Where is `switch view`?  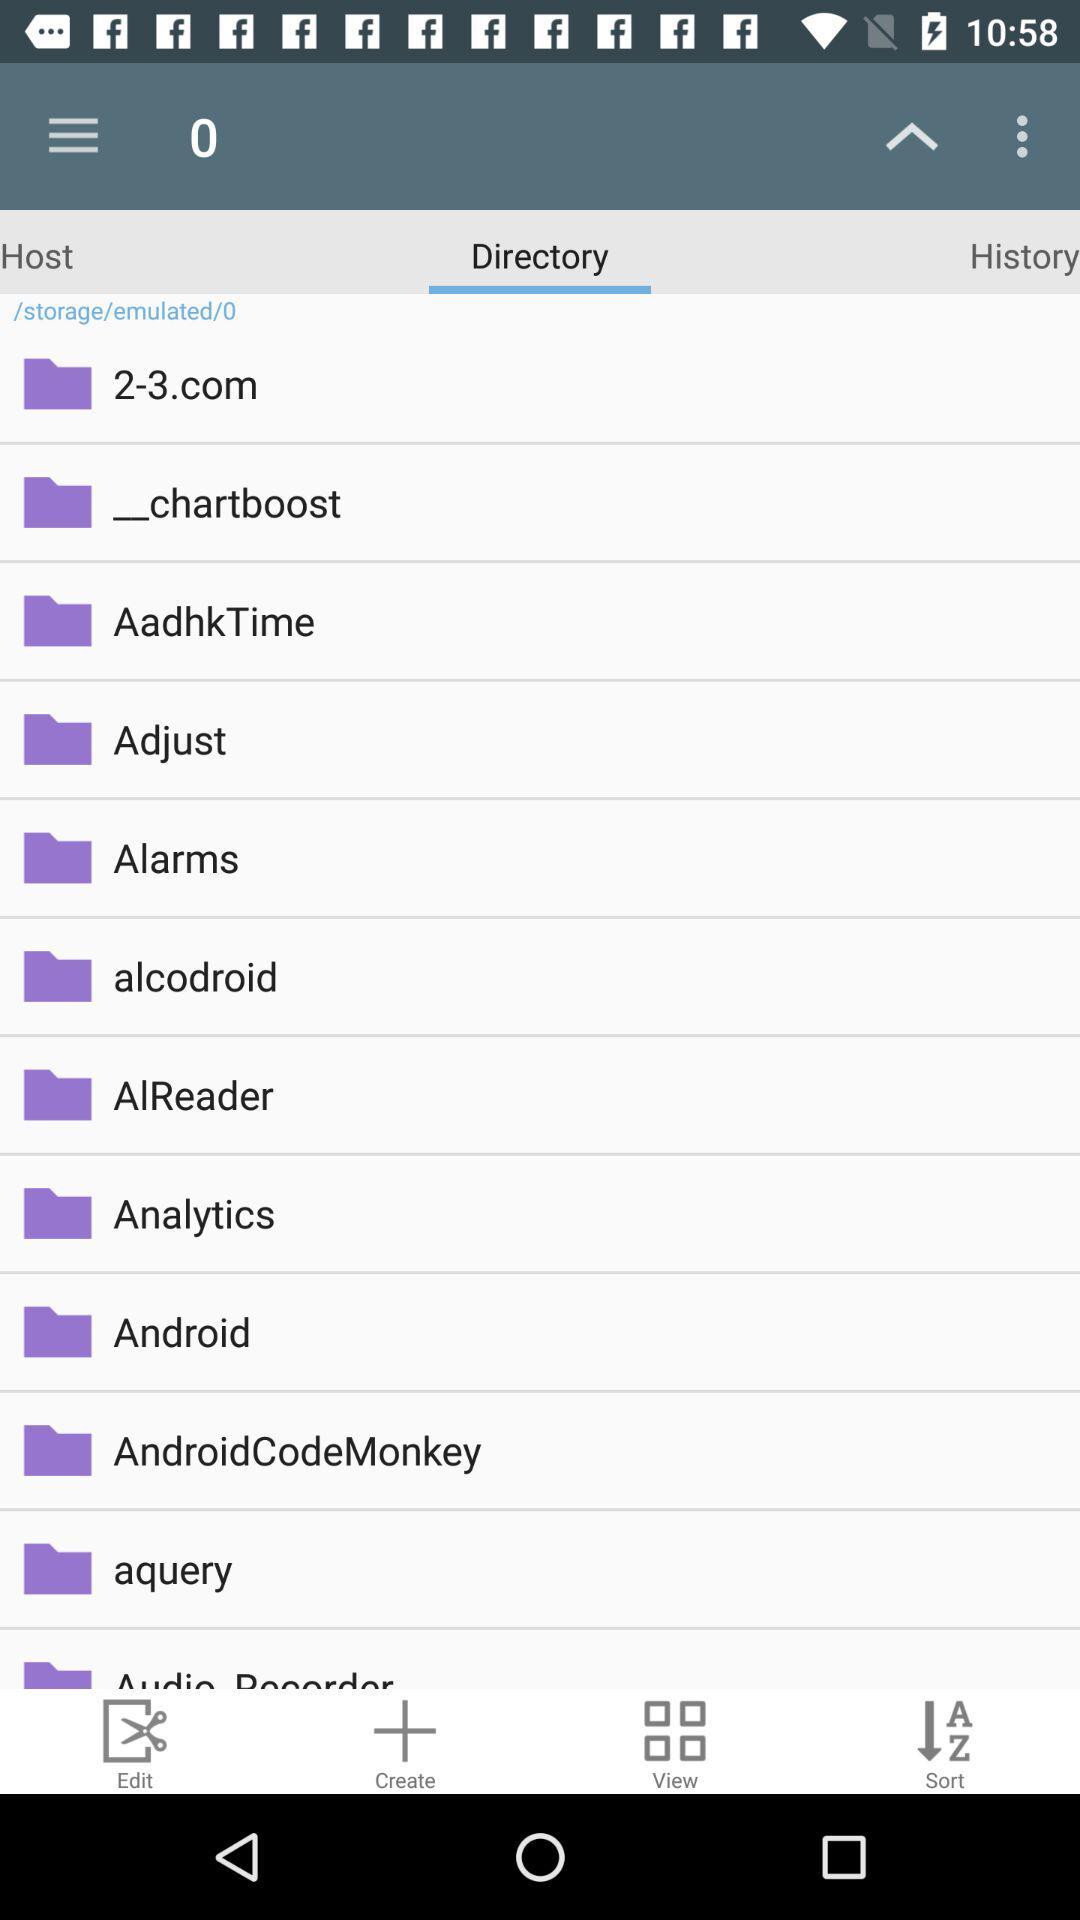 switch view is located at coordinates (675, 1740).